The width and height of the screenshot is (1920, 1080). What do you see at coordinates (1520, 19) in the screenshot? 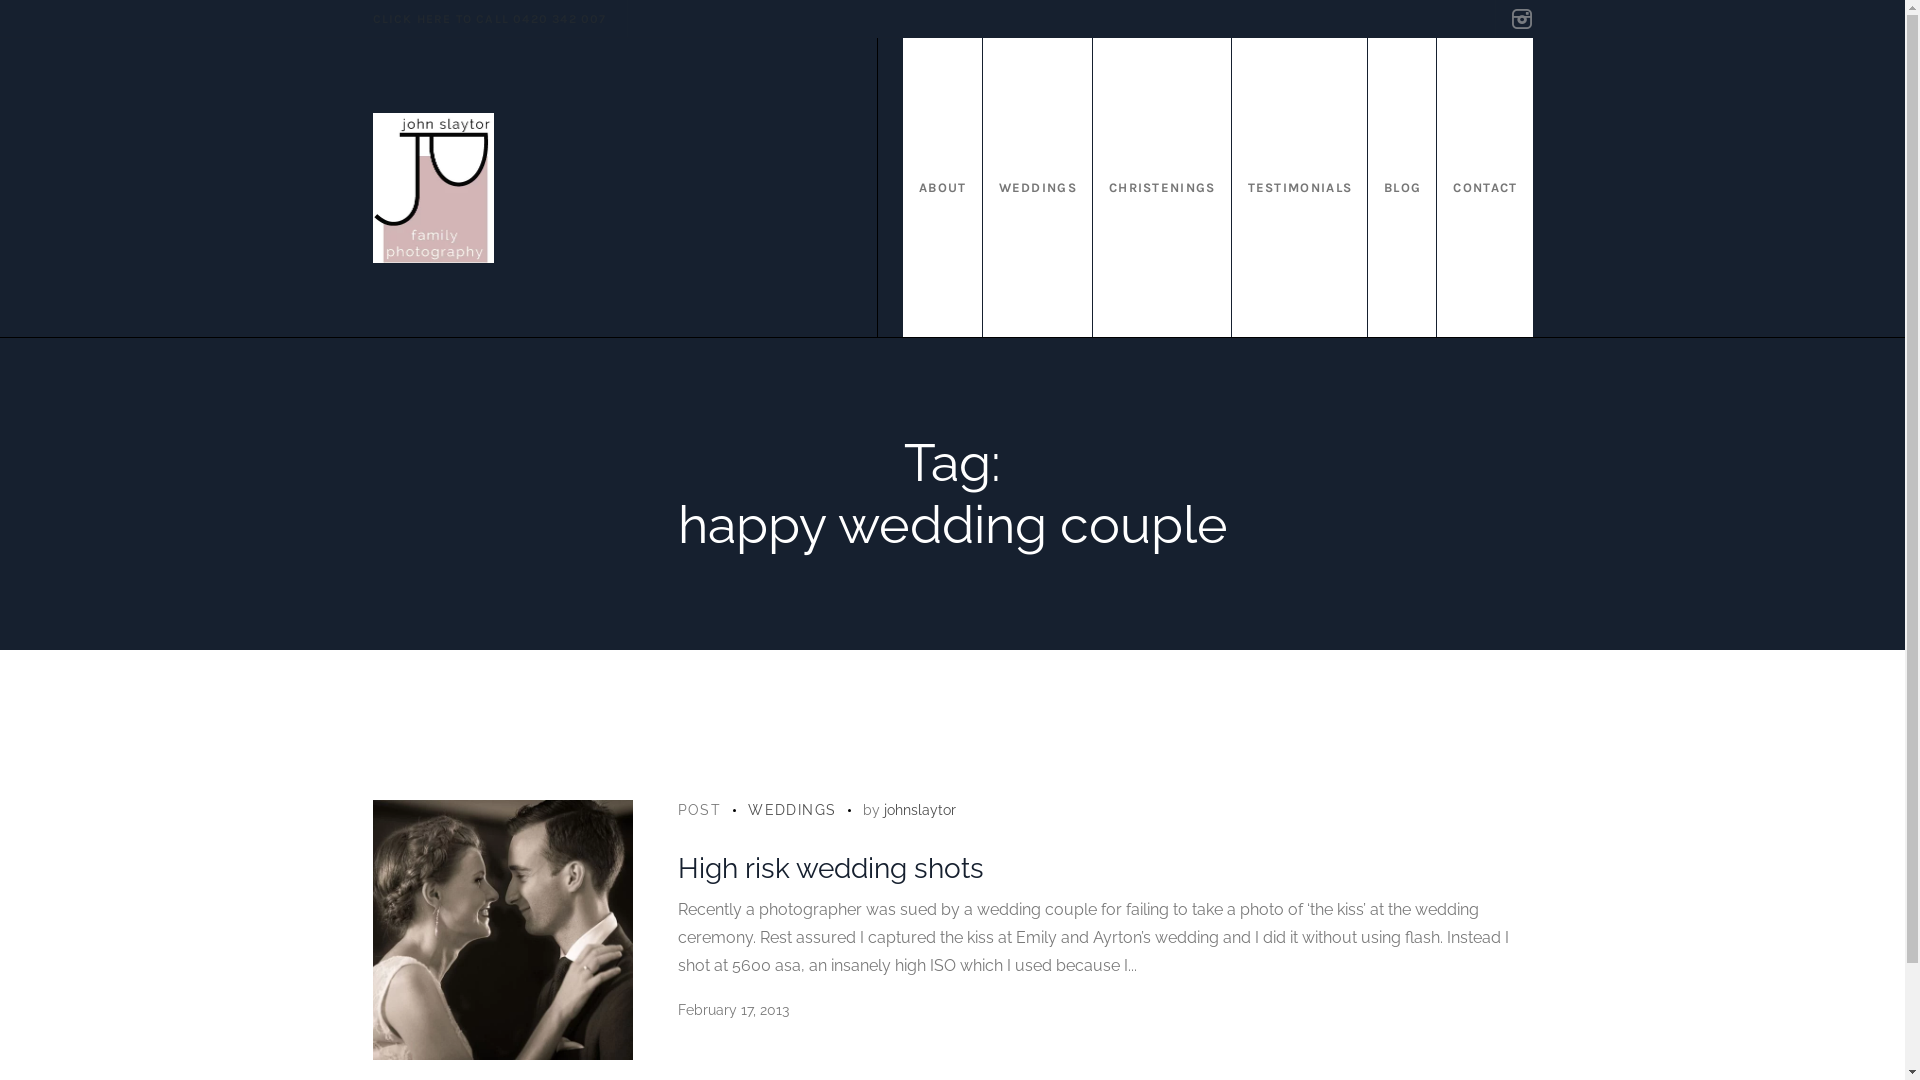
I see `'Instagram'` at bounding box center [1520, 19].